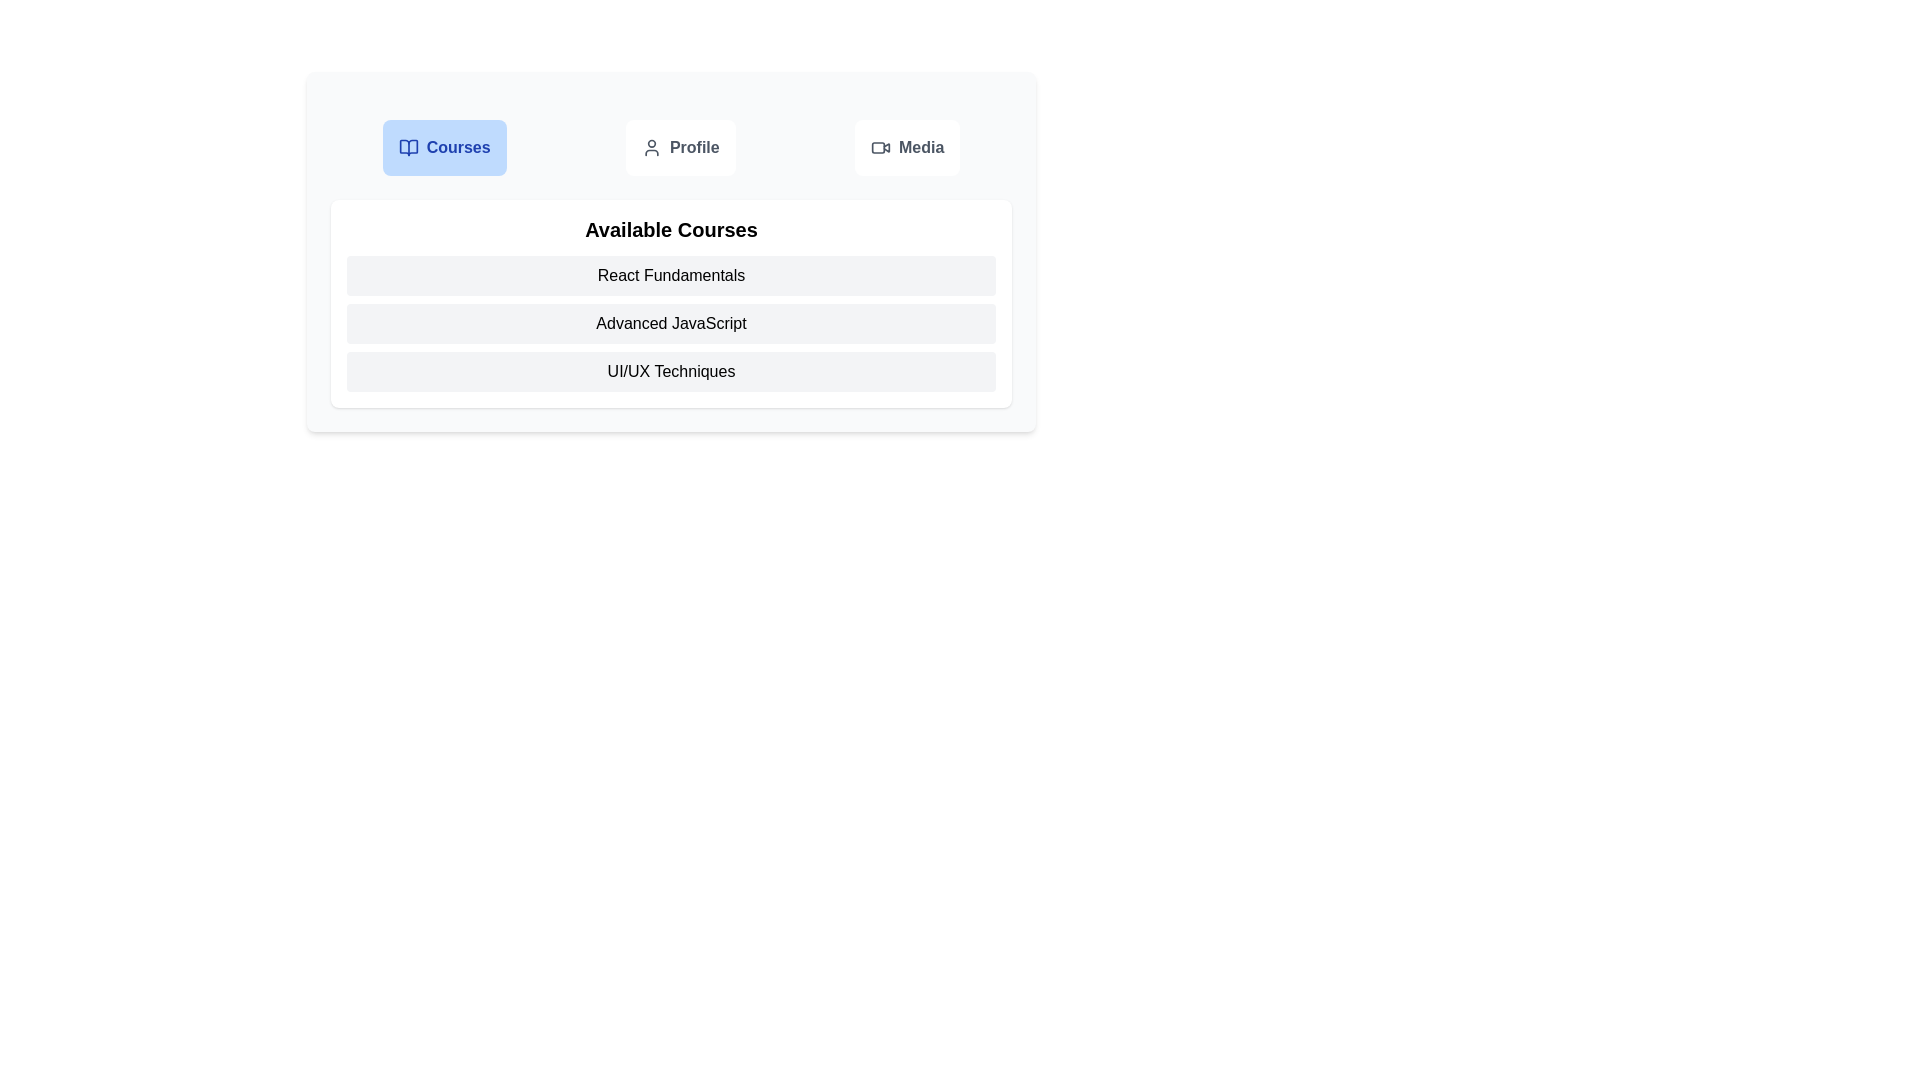 The width and height of the screenshot is (1920, 1080). I want to click on the 'Courses' button, which is a rounded rectangular button with a light blue background and bold blue text, located in the header area, so click(443, 146).